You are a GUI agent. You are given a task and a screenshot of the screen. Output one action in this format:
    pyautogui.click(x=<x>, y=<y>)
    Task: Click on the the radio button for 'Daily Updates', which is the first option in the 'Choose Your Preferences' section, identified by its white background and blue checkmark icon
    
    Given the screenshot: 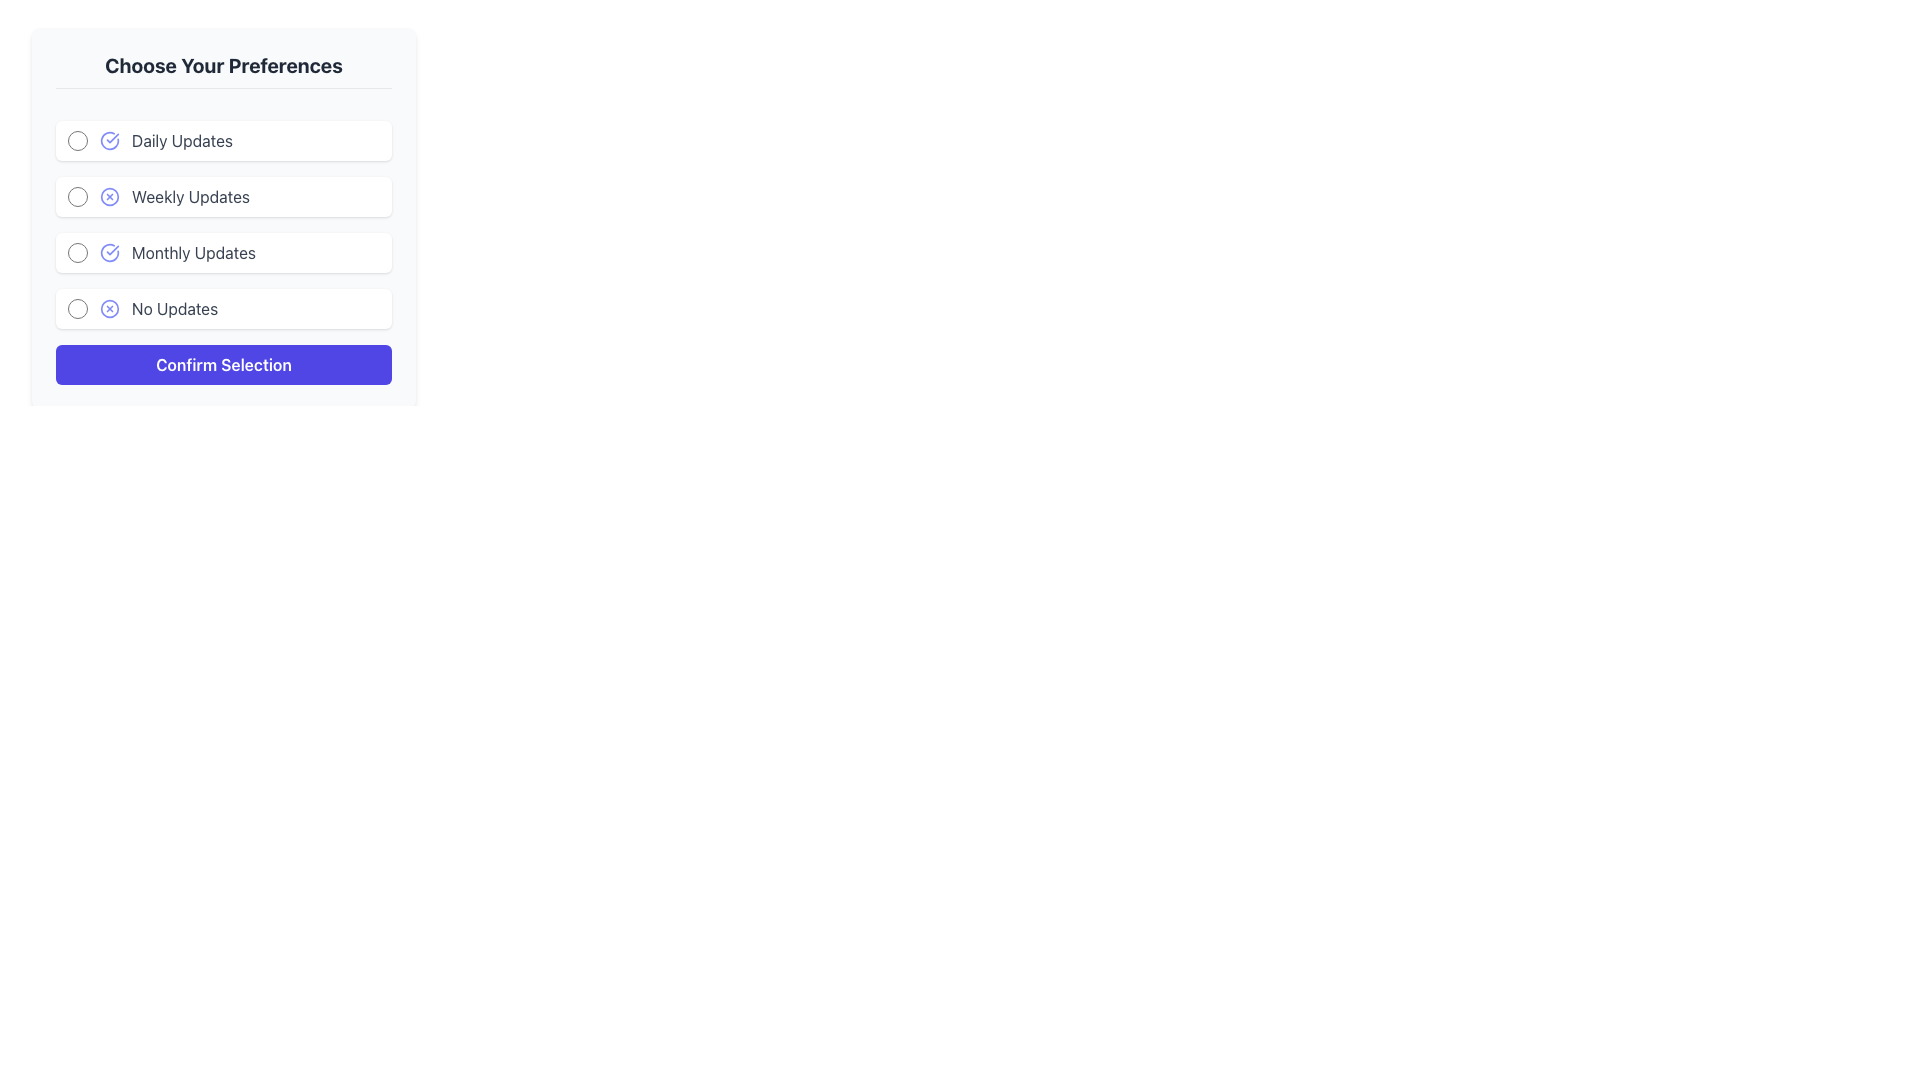 What is the action you would take?
    pyautogui.click(x=224, y=140)
    